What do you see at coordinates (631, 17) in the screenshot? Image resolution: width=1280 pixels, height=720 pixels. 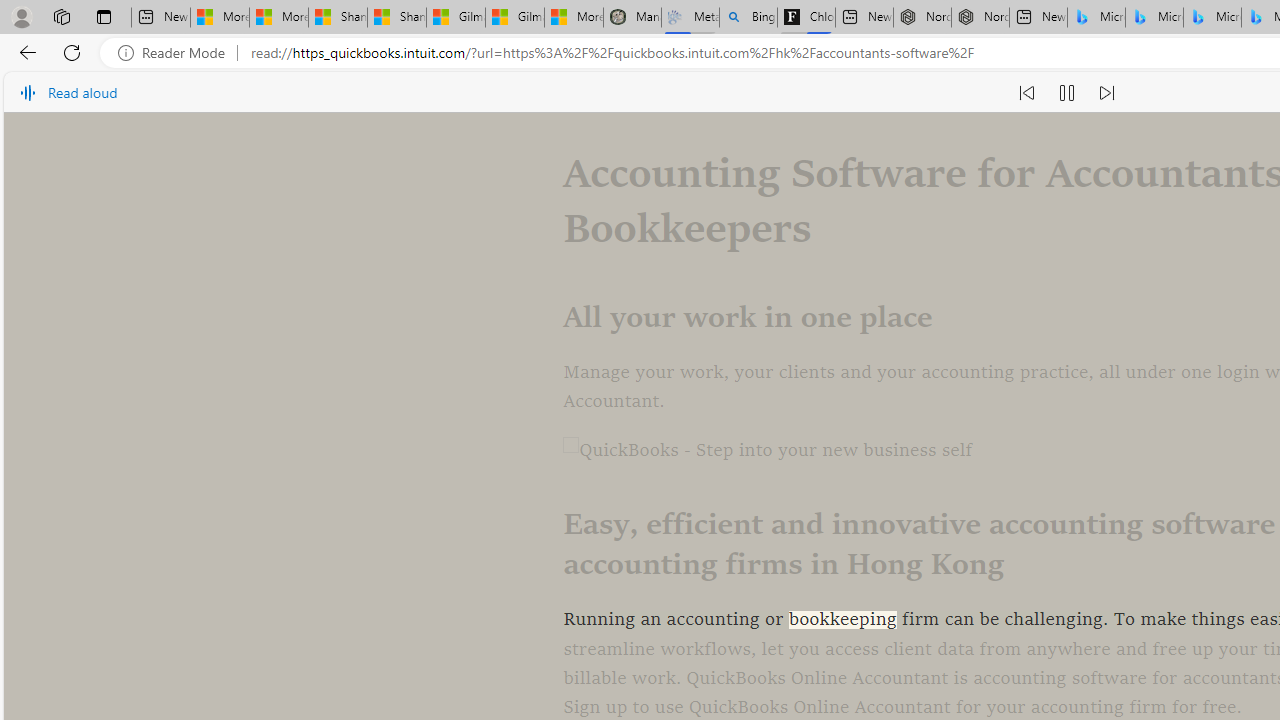 I see `'Manatee Mortality Statistics | FWC'` at bounding box center [631, 17].